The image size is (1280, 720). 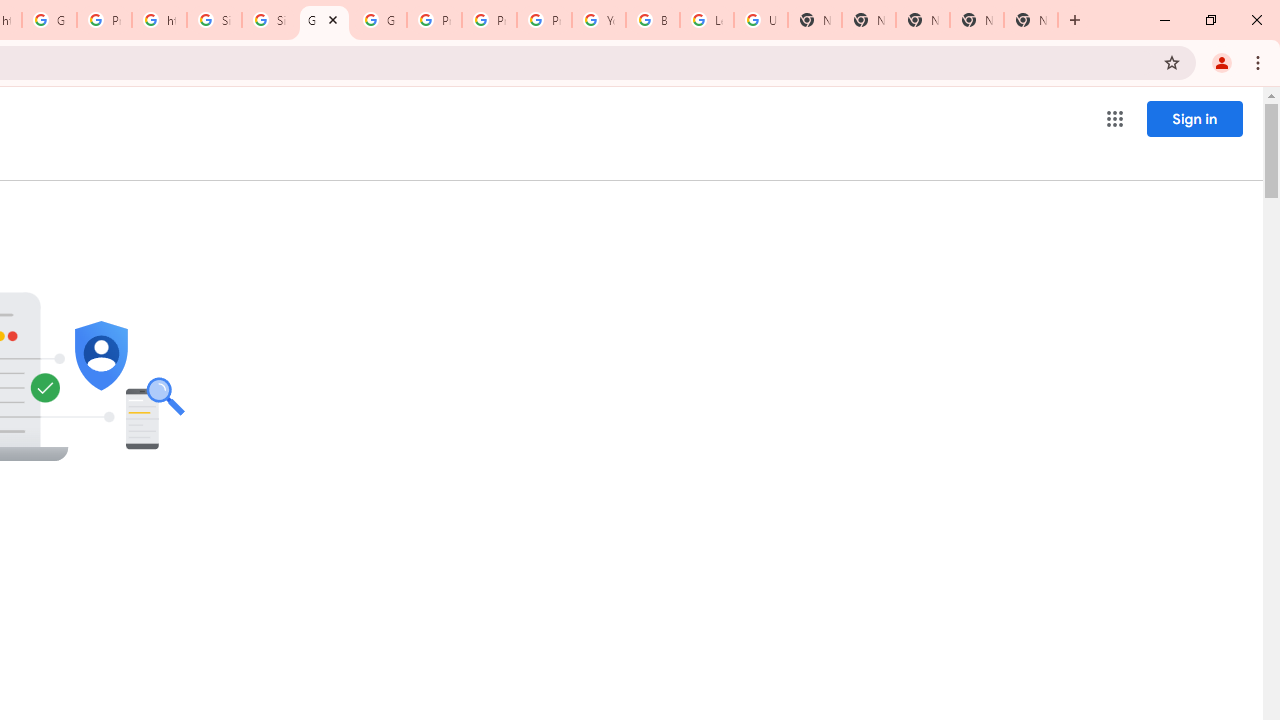 What do you see at coordinates (598, 20) in the screenshot?
I see `'YouTube'` at bounding box center [598, 20].